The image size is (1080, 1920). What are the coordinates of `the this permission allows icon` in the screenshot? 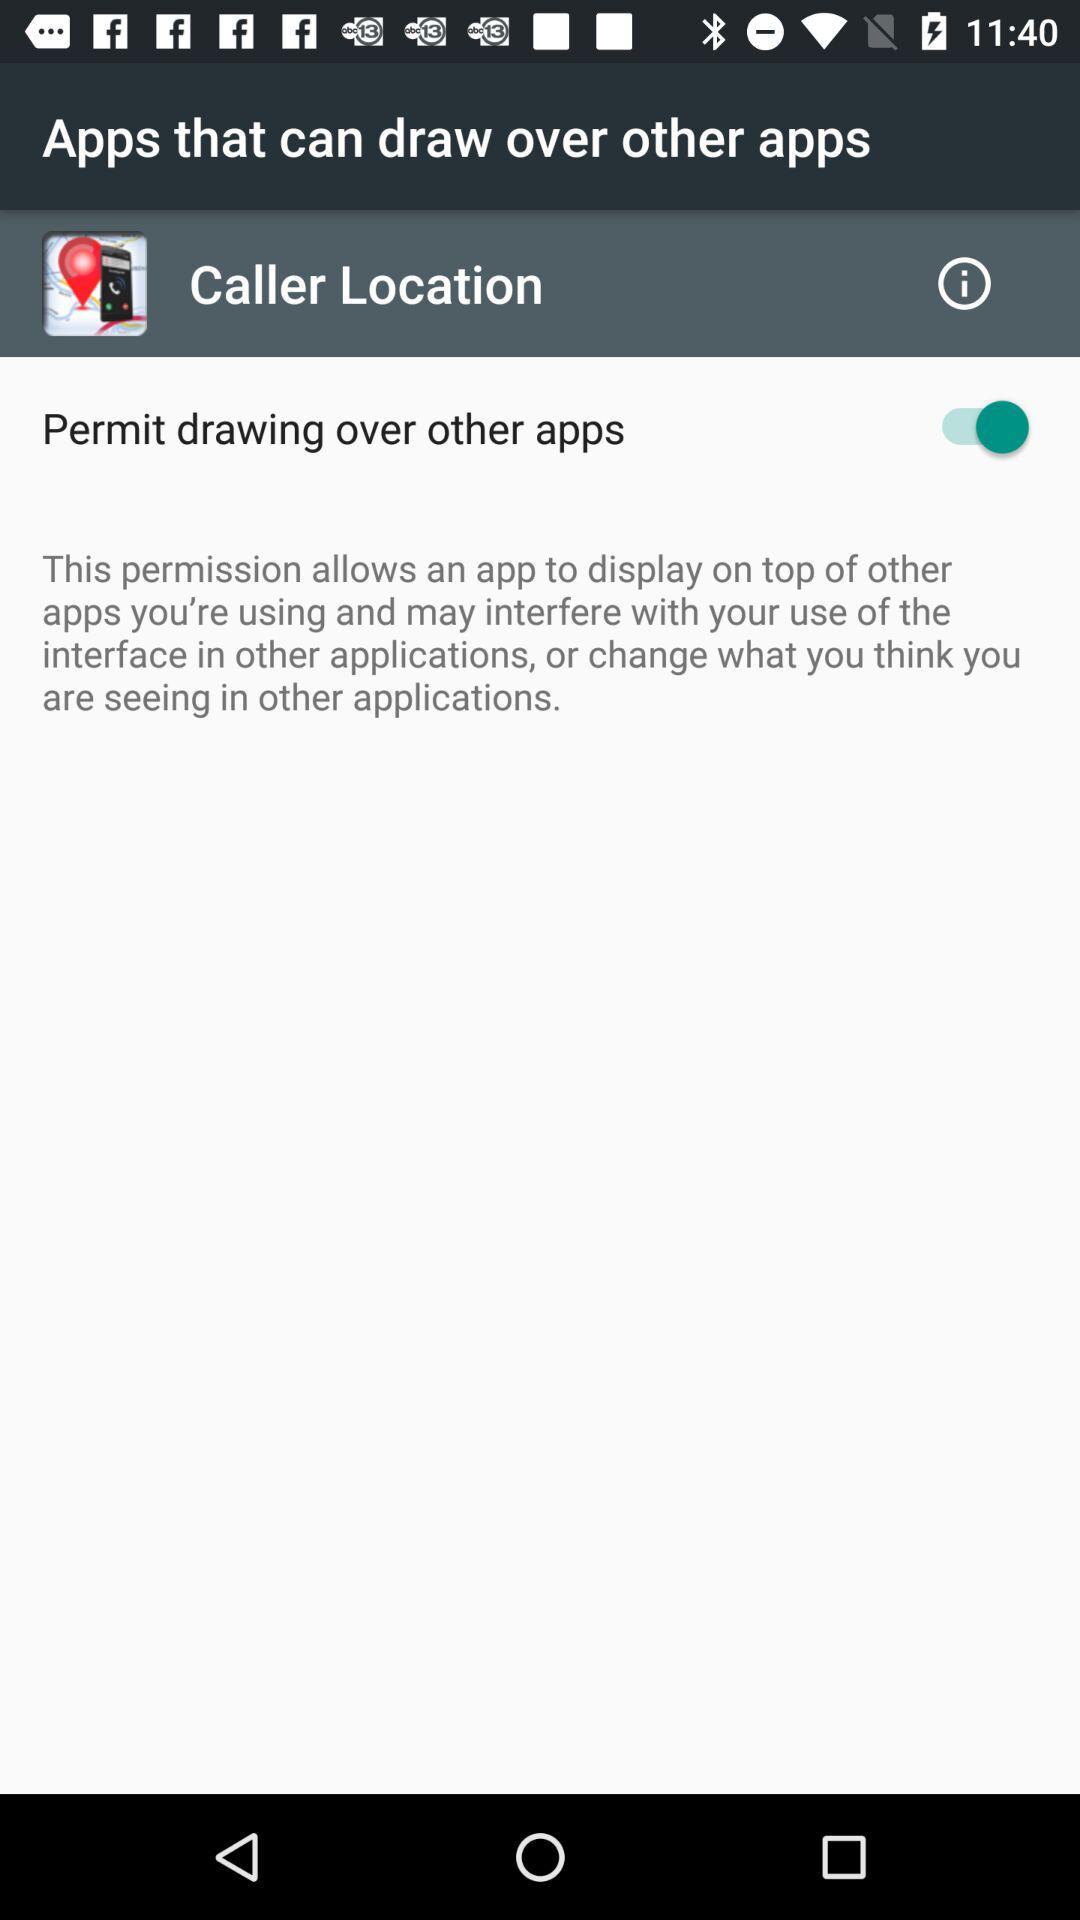 It's located at (540, 630).